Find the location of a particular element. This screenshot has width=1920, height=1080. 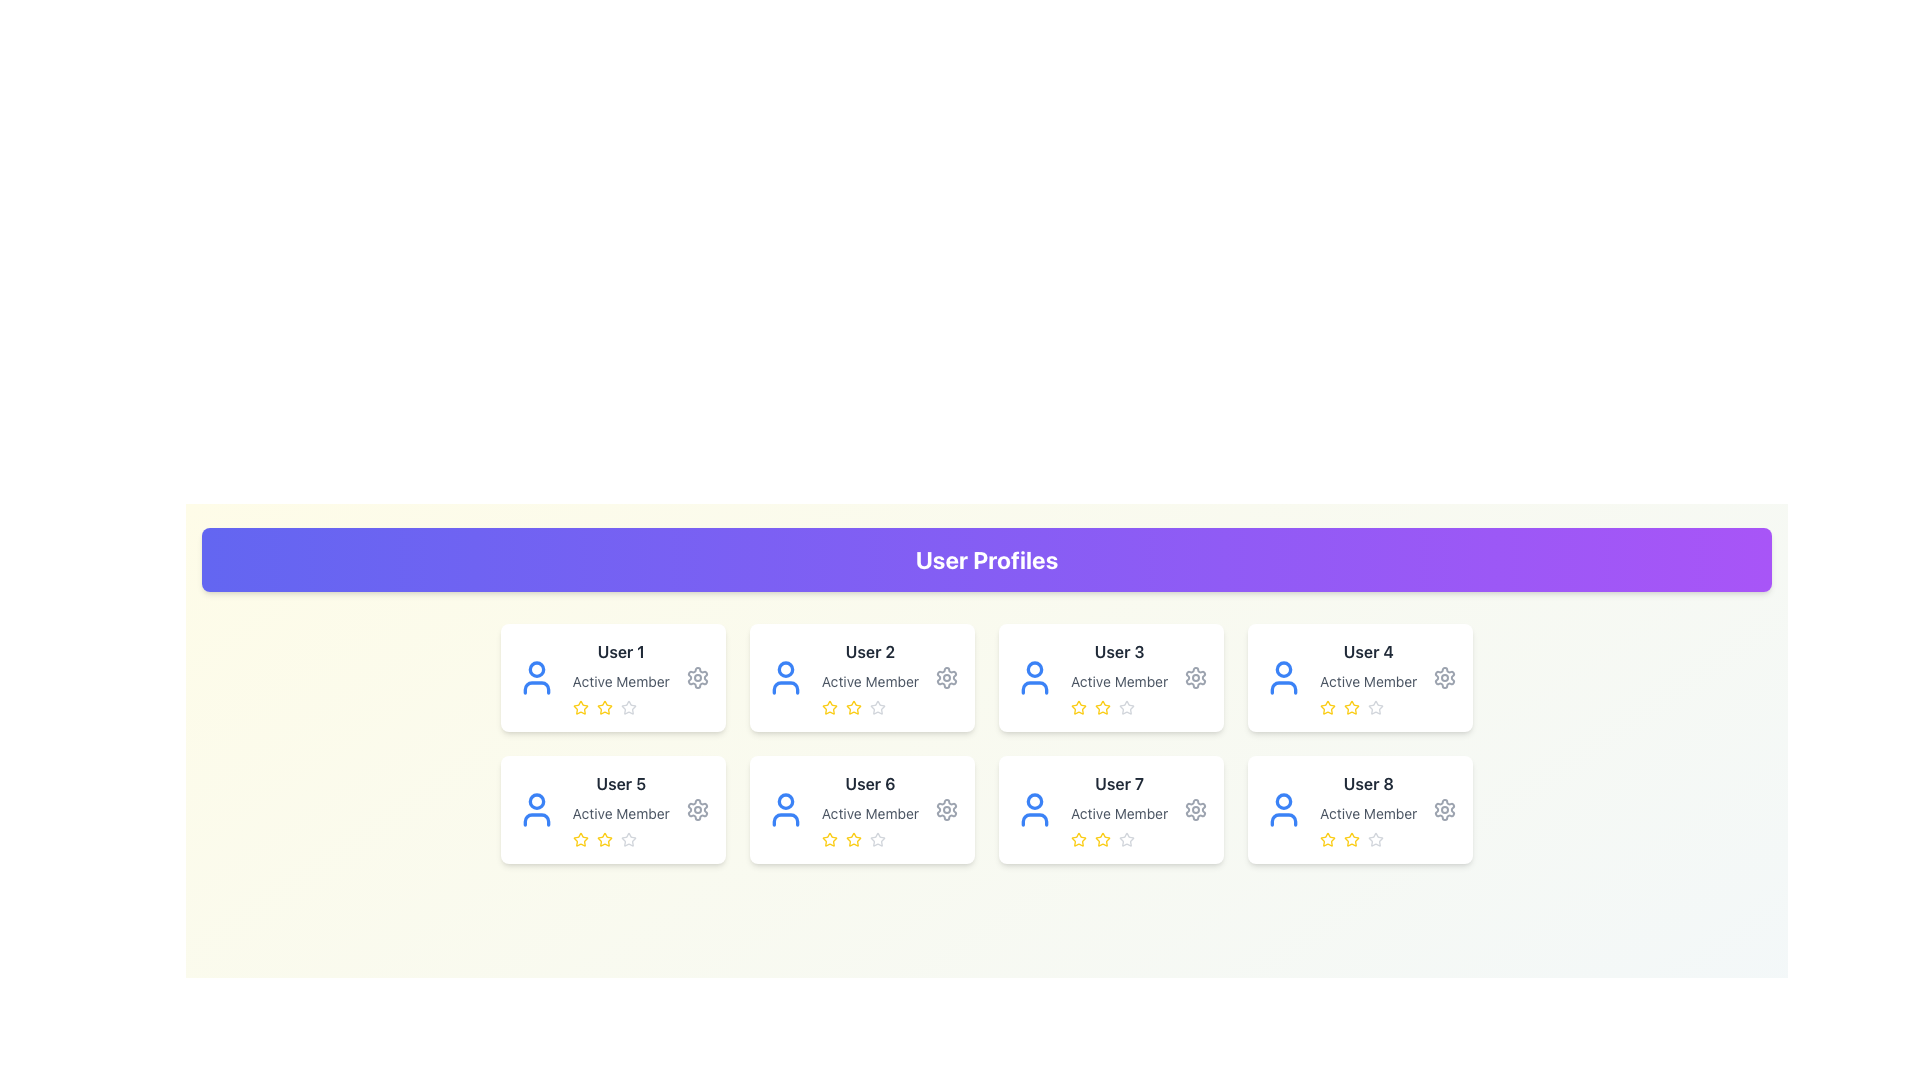

the third yellow star in the rating system within the 'User 5' UI card is located at coordinates (603, 840).